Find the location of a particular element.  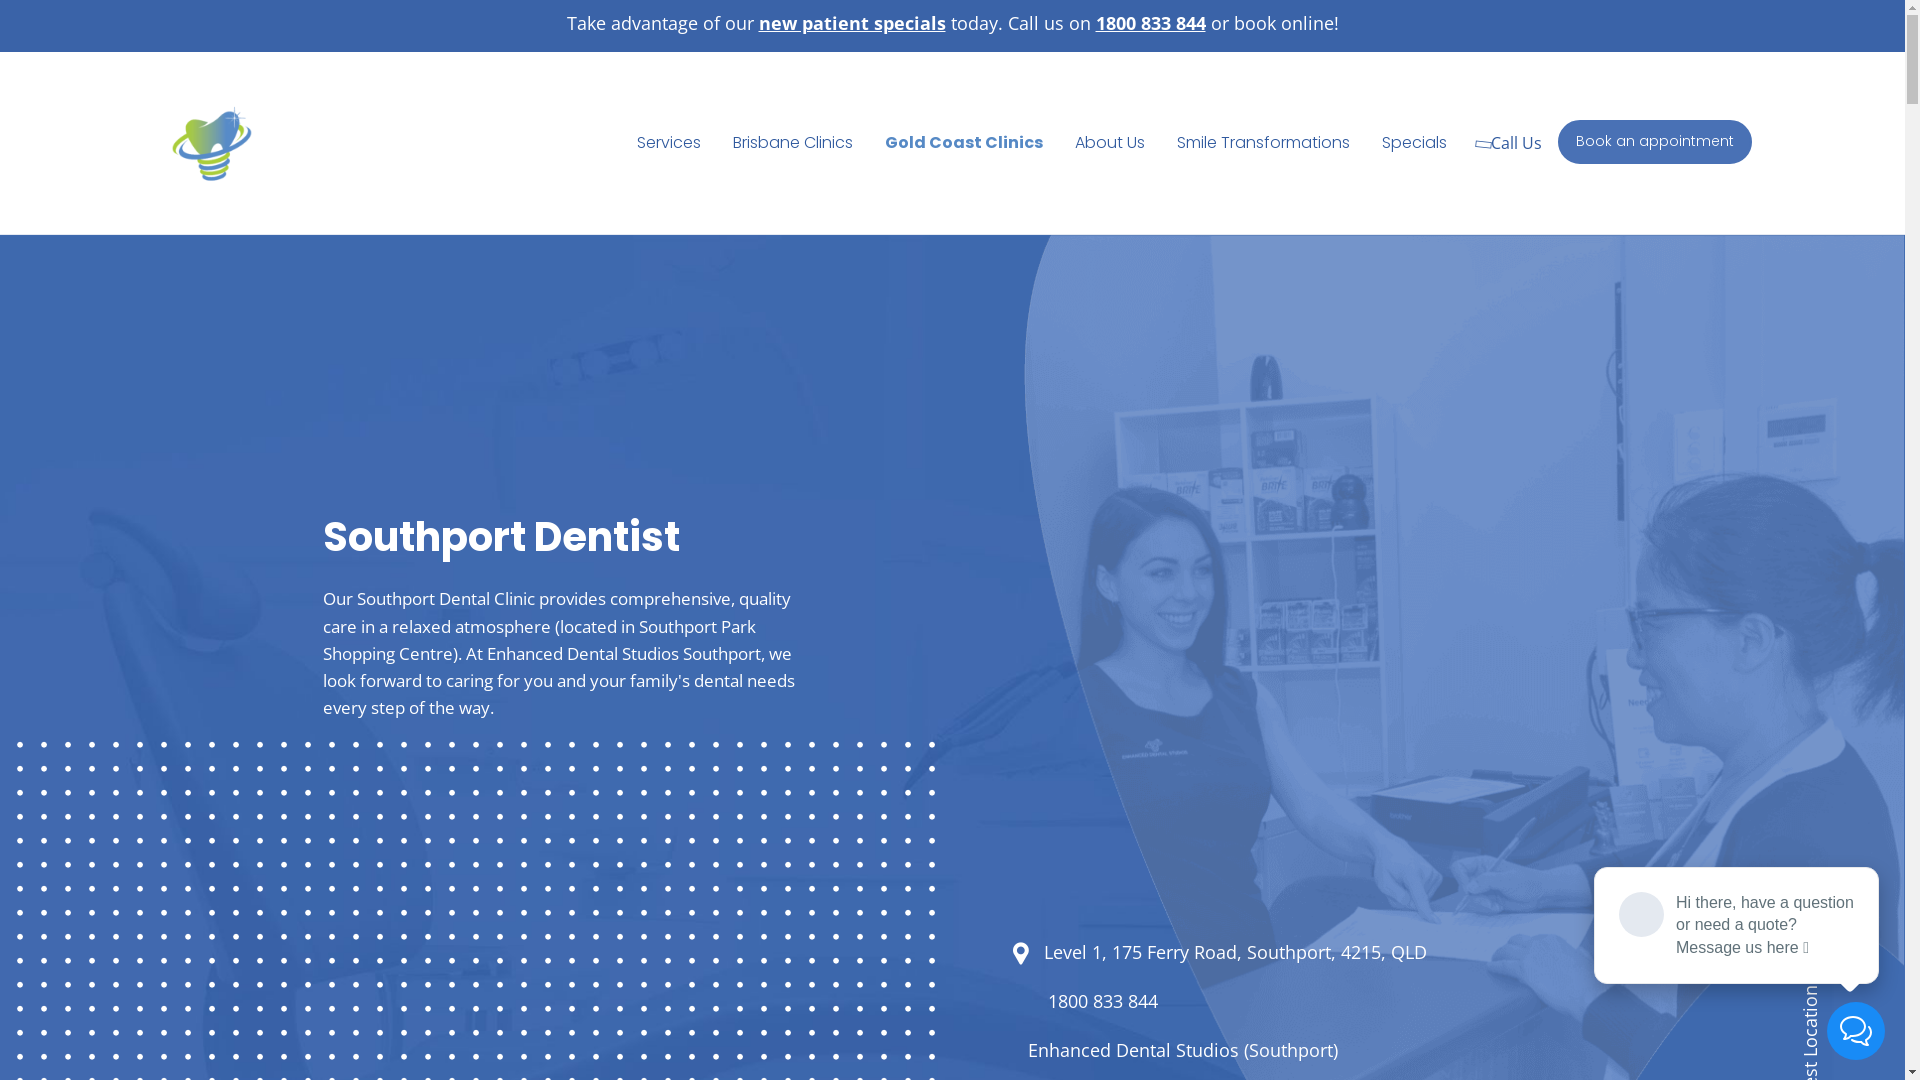

'Book an appointment' is located at coordinates (1655, 141).